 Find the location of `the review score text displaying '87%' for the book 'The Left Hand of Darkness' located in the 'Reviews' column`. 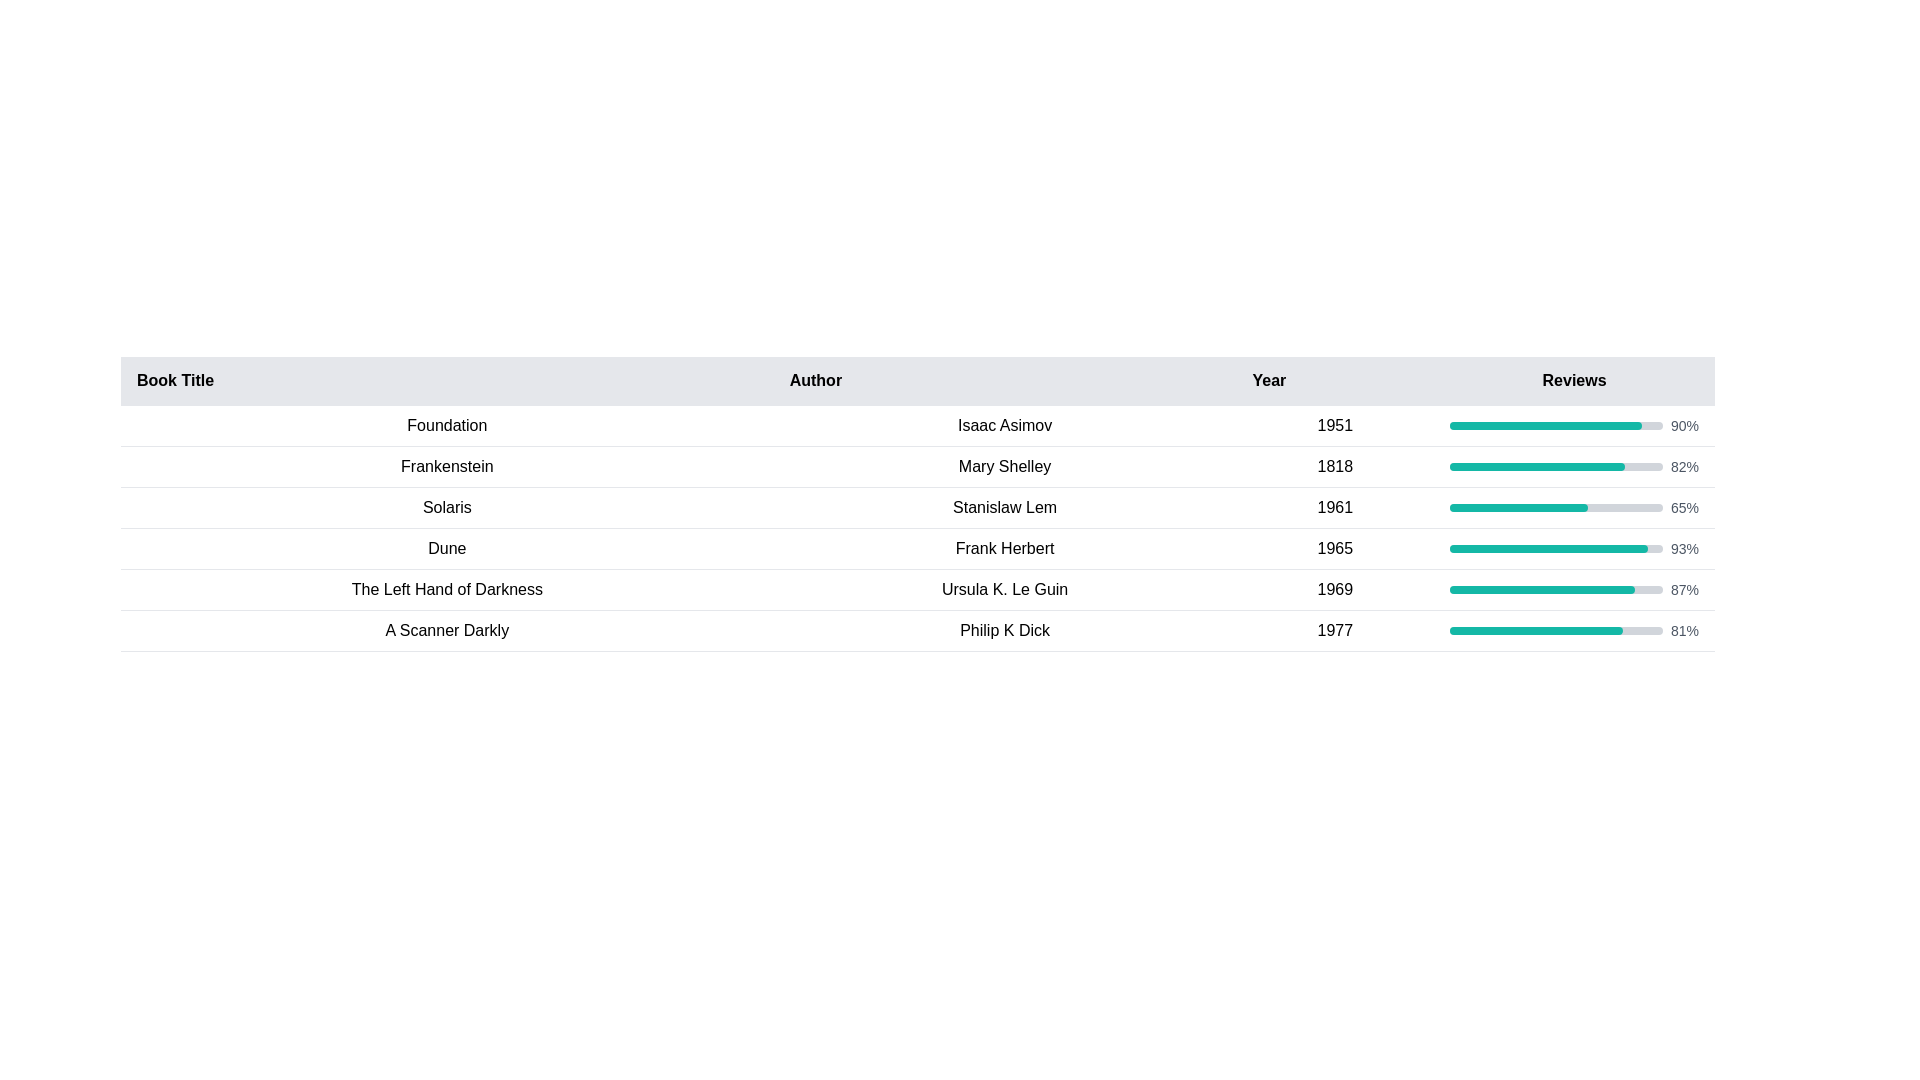

the review score text displaying '87%' for the book 'The Left Hand of Darkness' located in the 'Reviews' column is located at coordinates (1683, 589).